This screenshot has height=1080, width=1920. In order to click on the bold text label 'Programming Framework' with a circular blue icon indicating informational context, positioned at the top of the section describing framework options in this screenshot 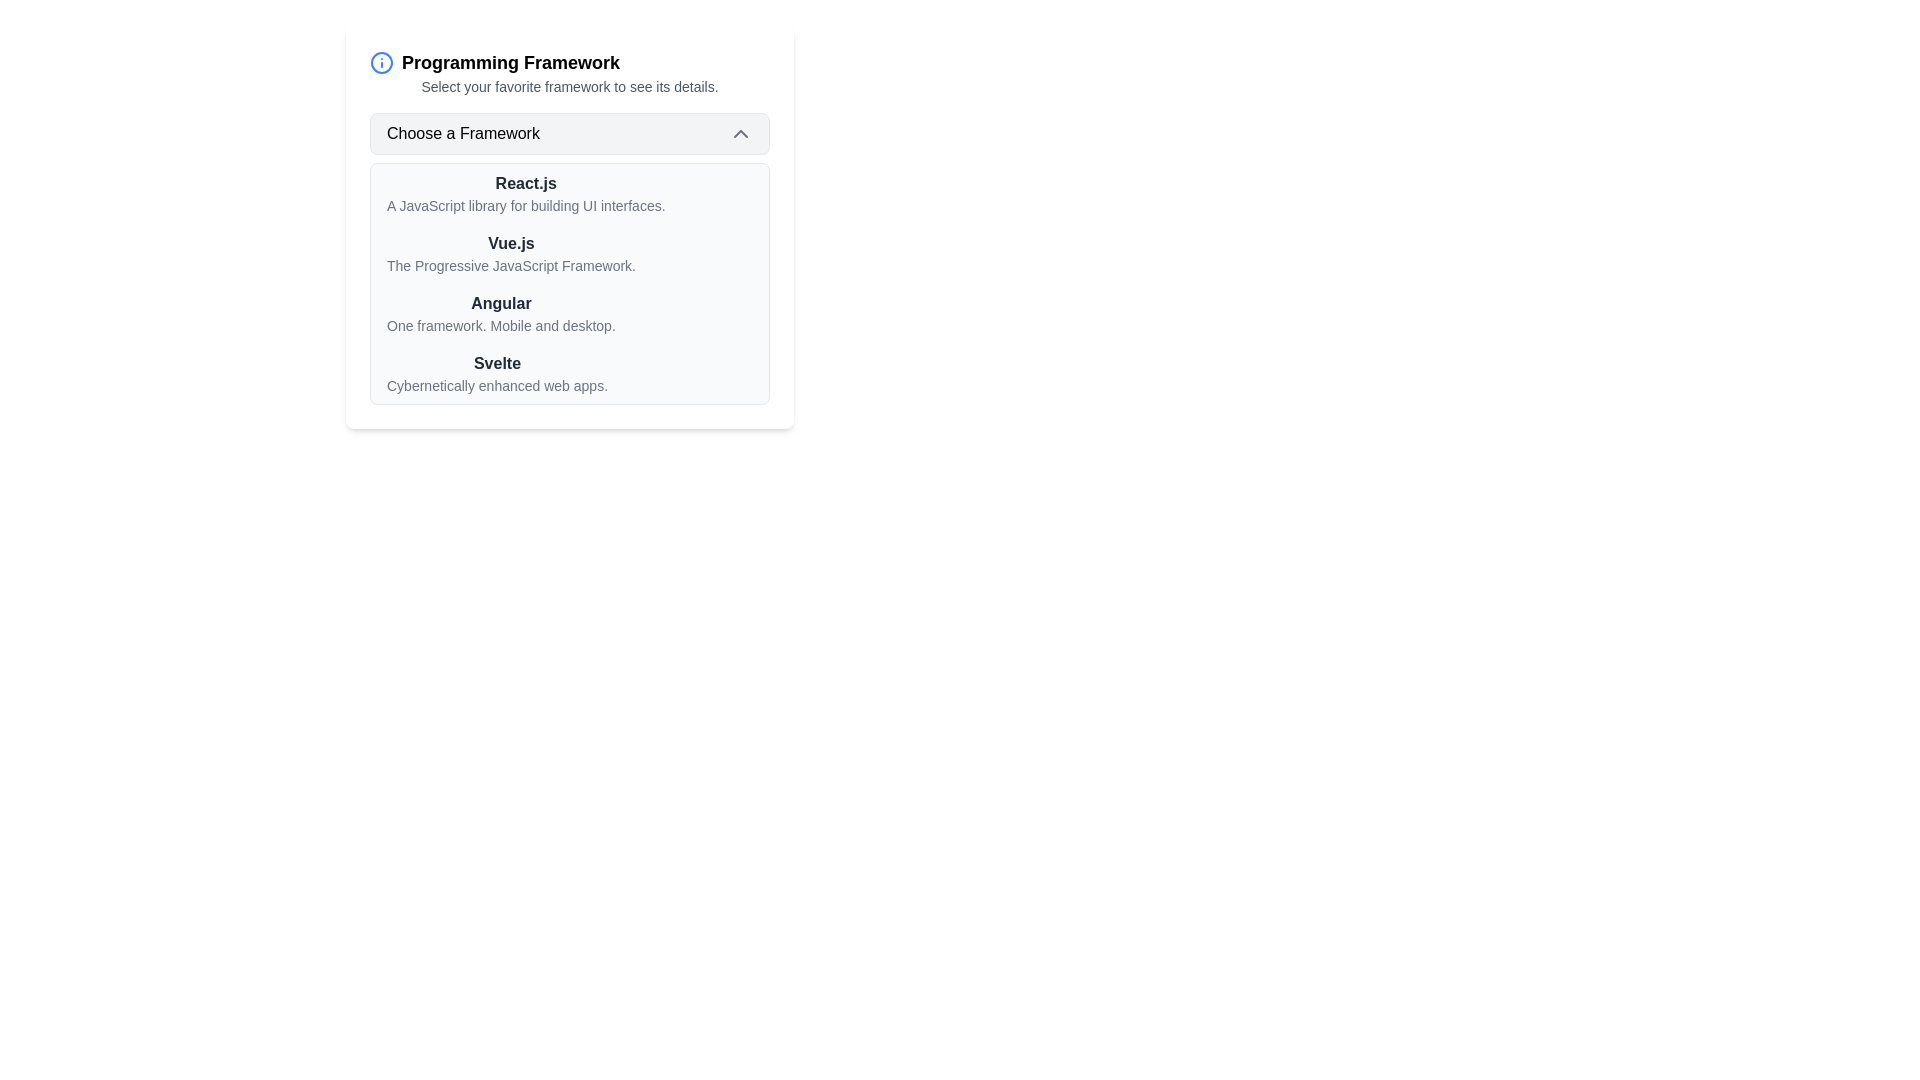, I will do `click(569, 61)`.